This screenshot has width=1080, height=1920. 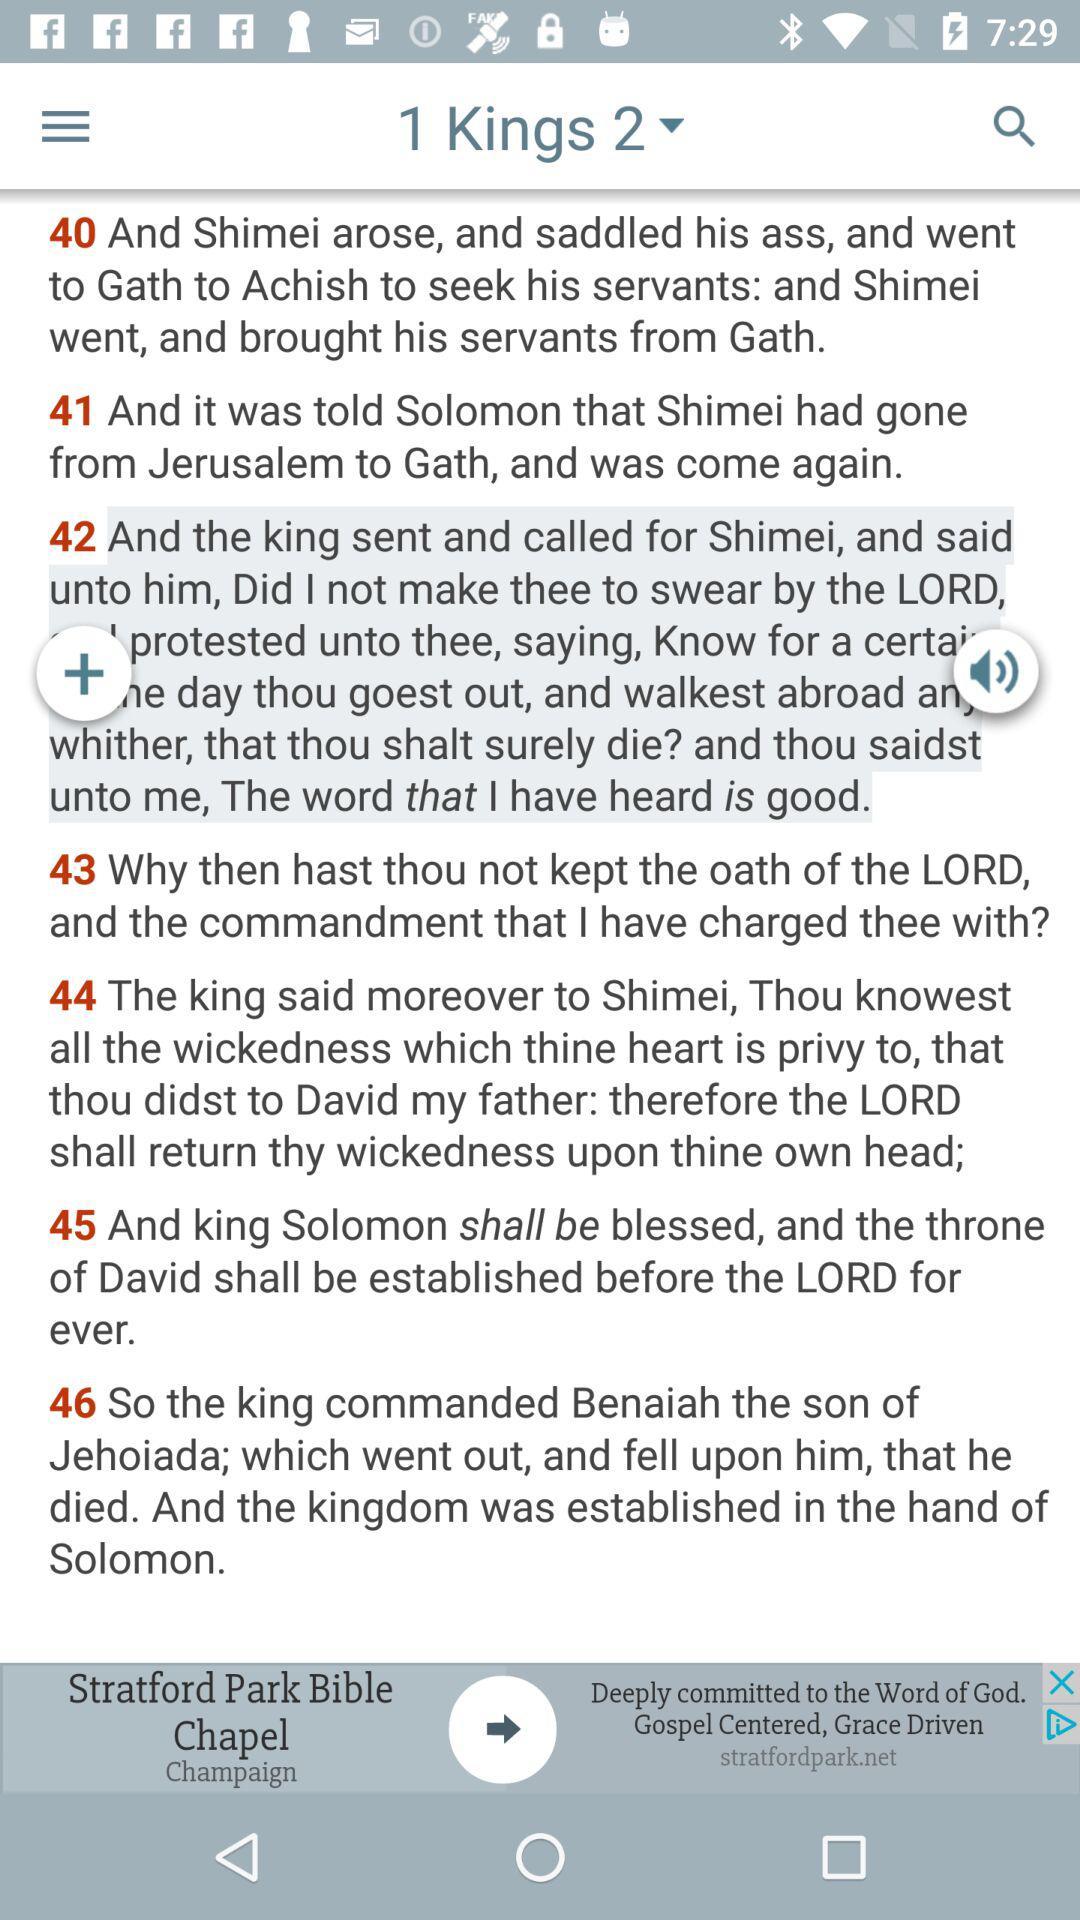 What do you see at coordinates (1014, 124) in the screenshot?
I see `the search icon` at bounding box center [1014, 124].